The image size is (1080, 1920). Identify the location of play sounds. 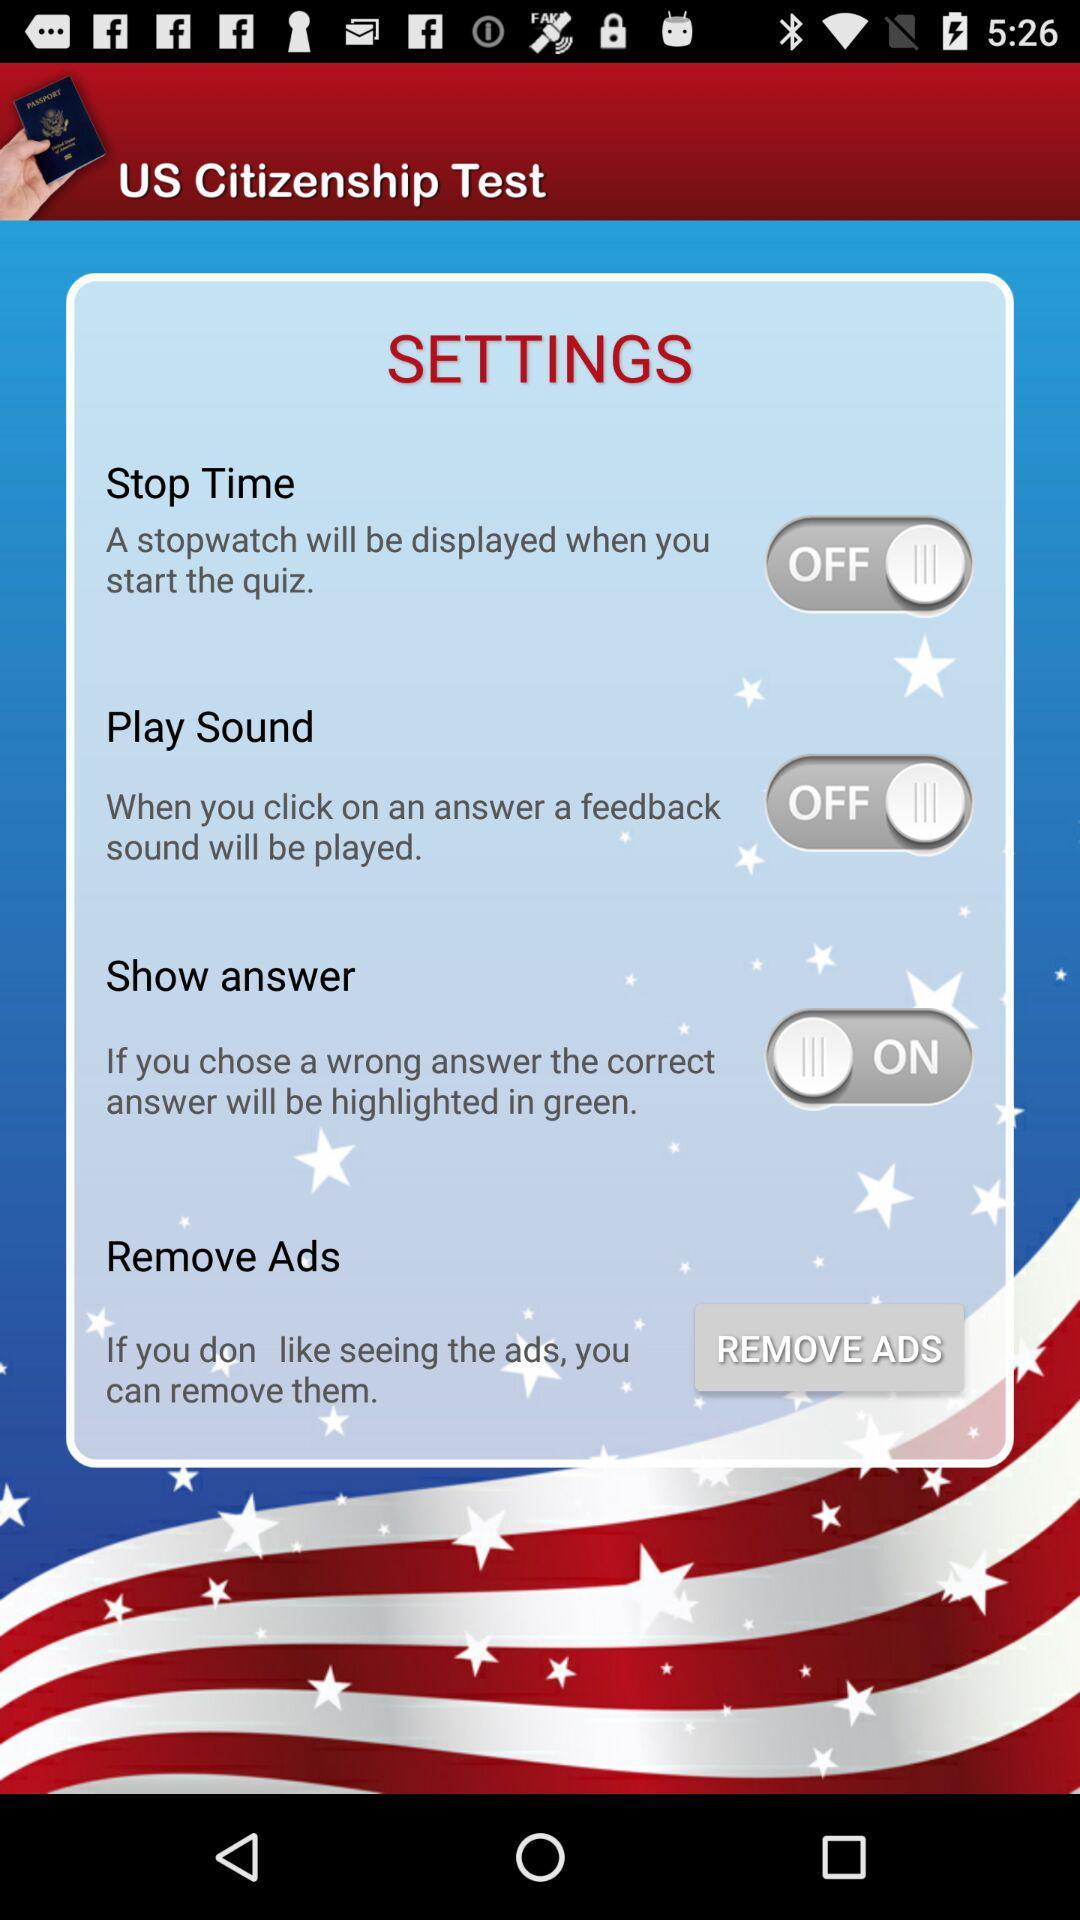
(868, 805).